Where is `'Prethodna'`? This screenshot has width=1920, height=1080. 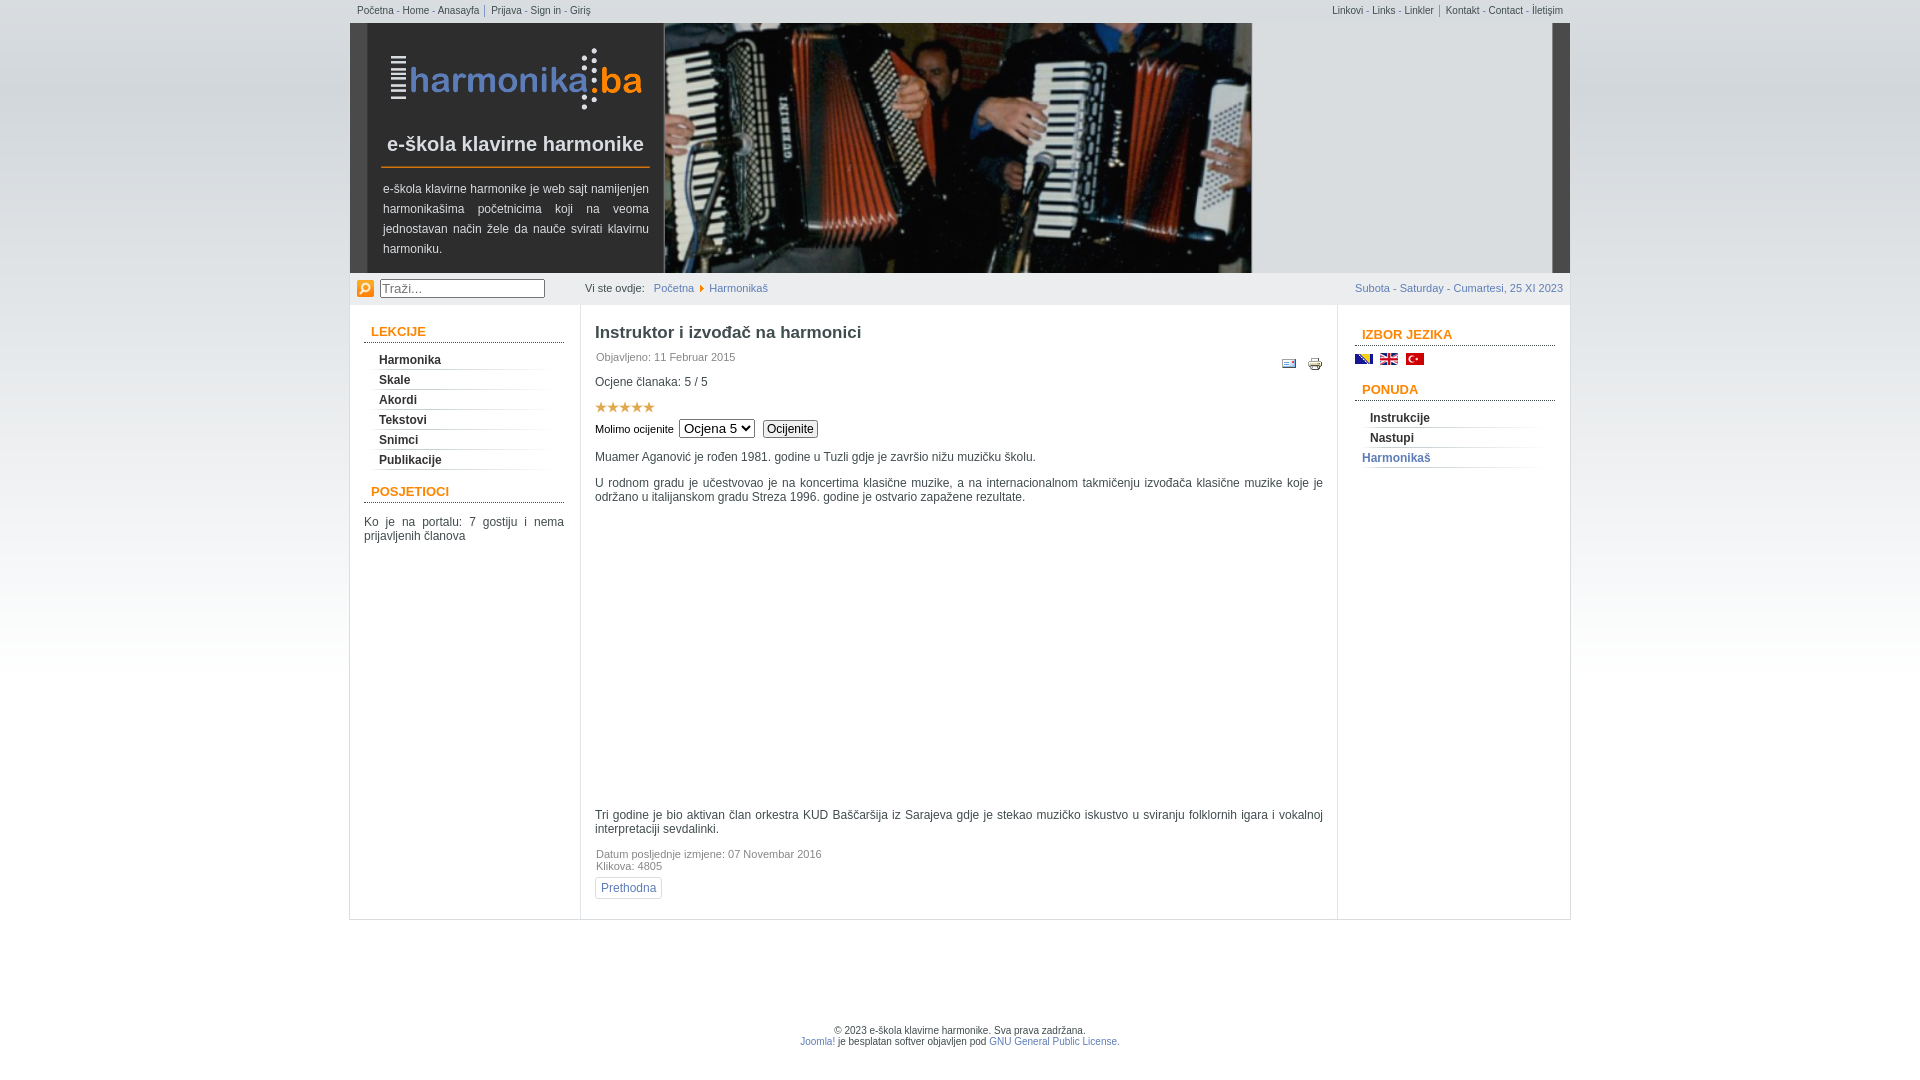 'Prethodna' is located at coordinates (627, 886).